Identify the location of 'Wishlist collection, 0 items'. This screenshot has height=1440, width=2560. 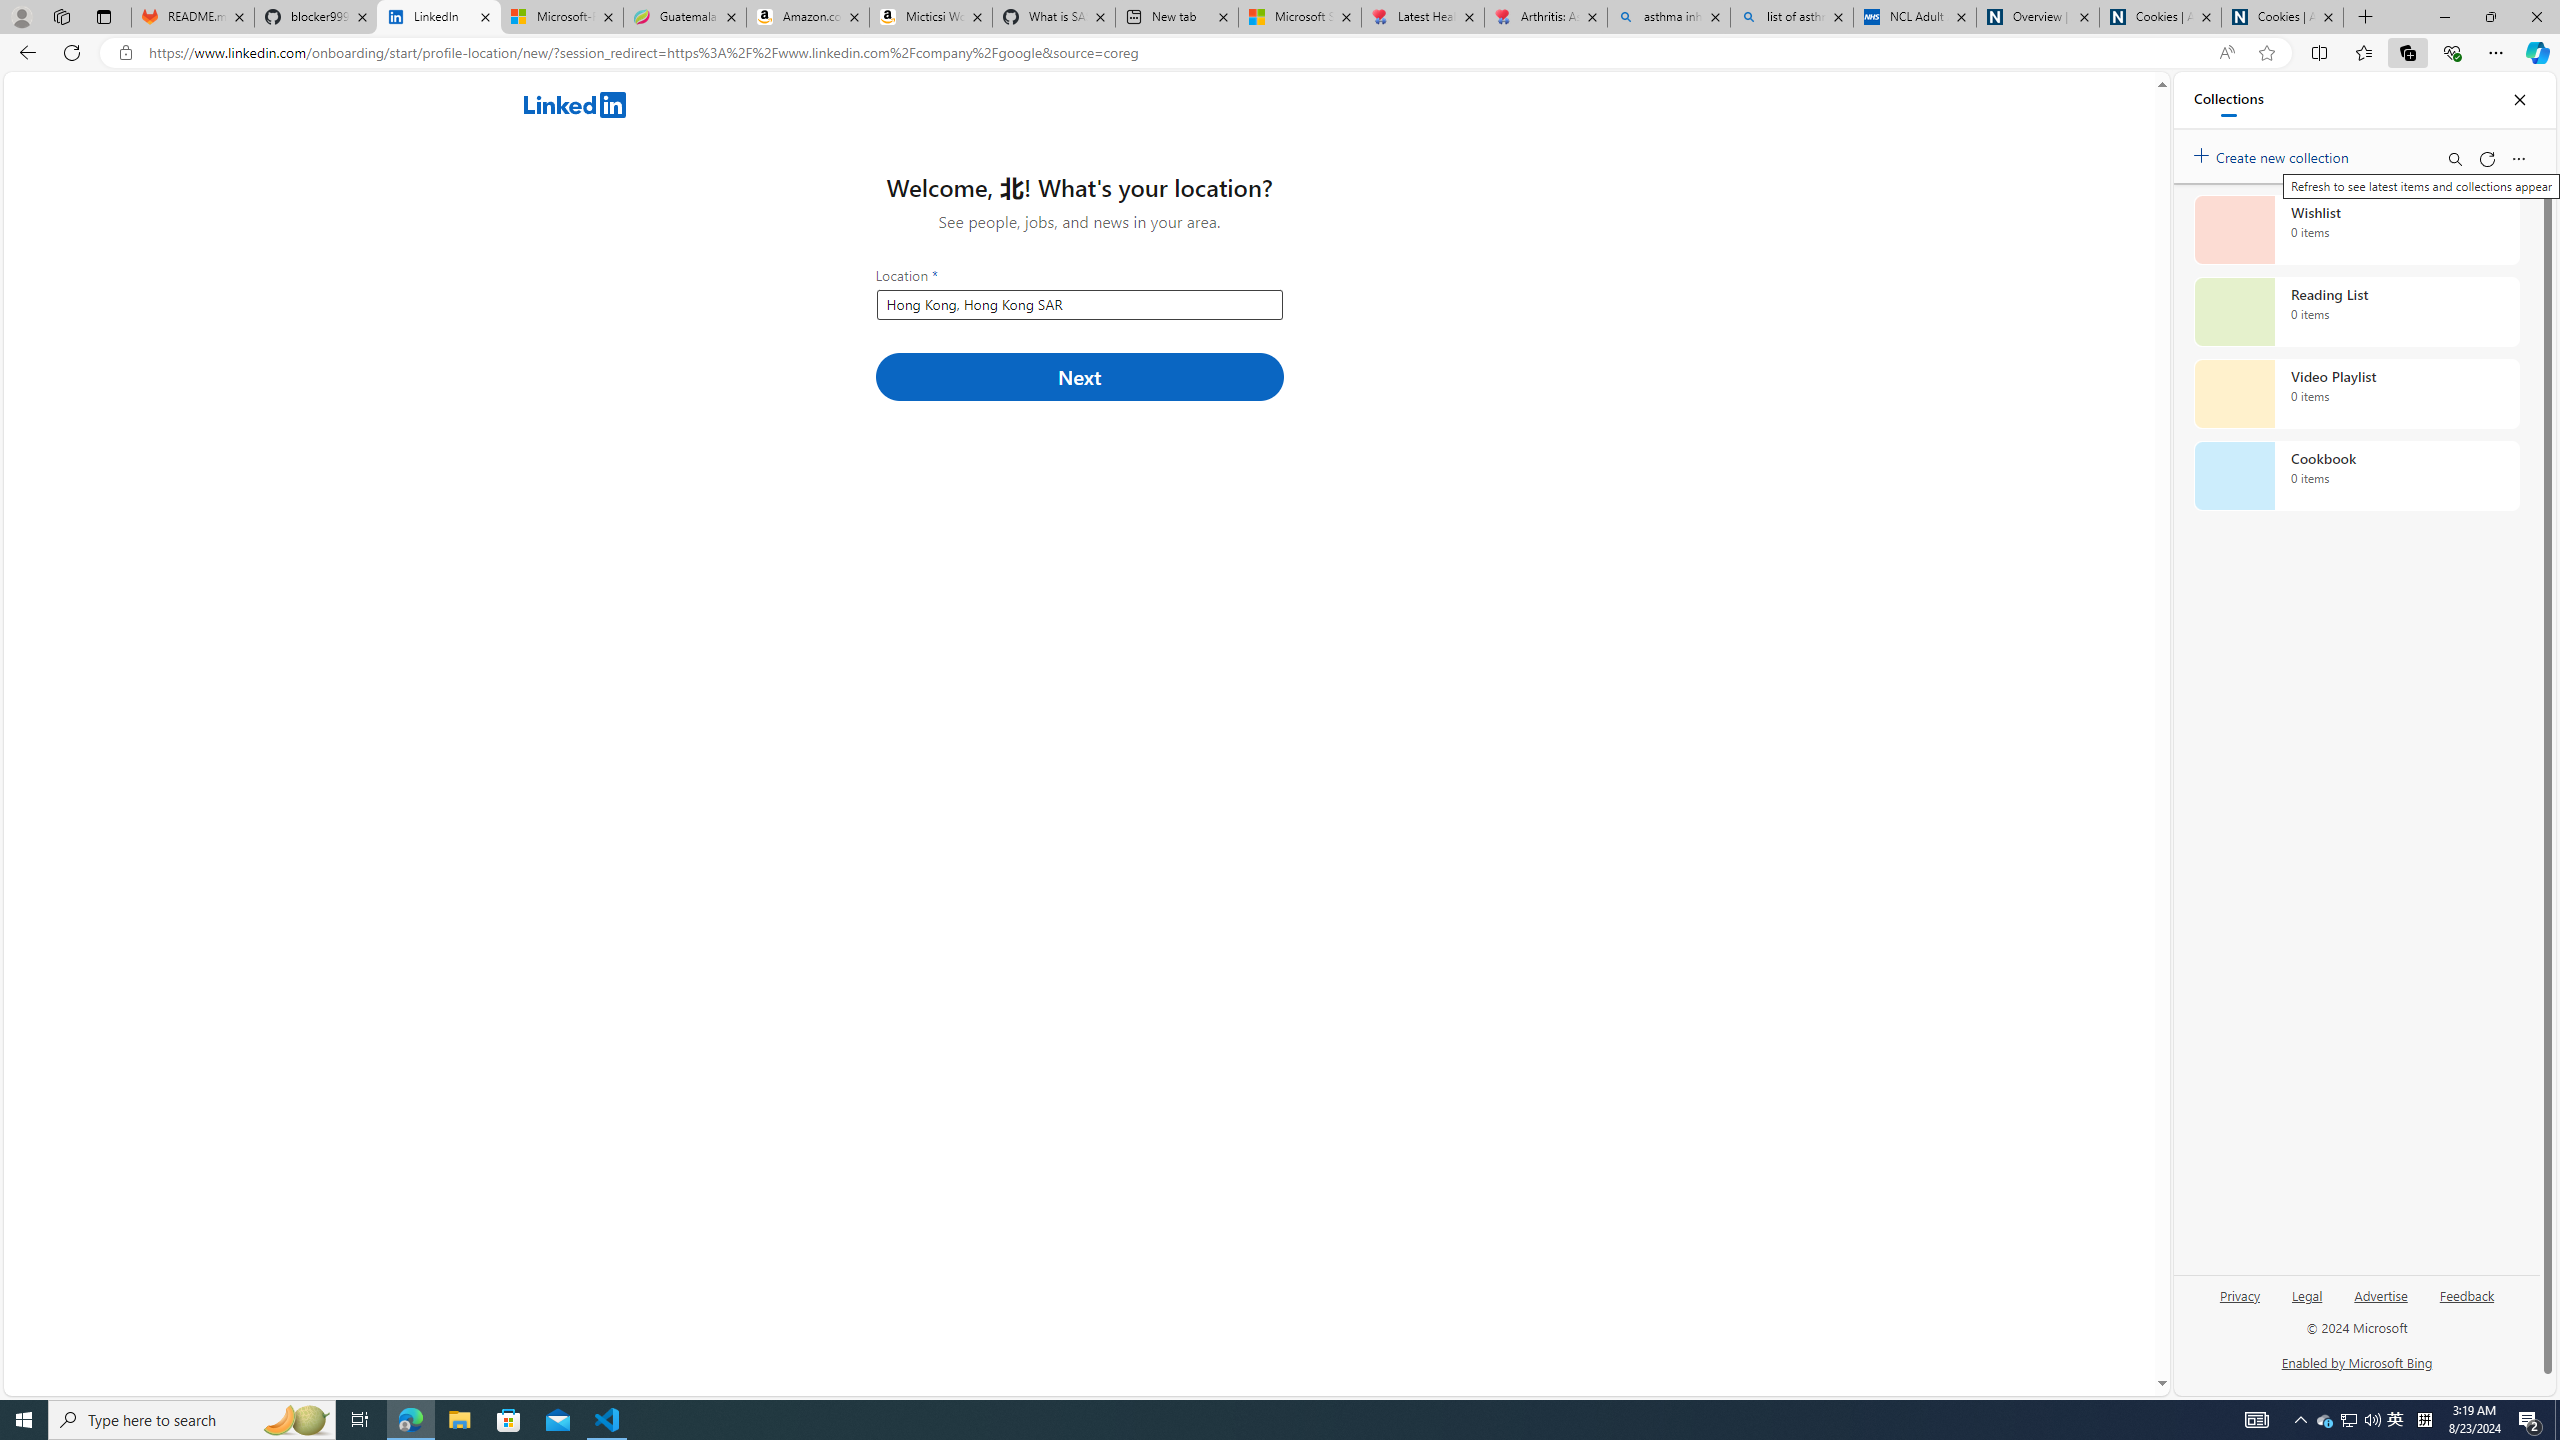
(2356, 229).